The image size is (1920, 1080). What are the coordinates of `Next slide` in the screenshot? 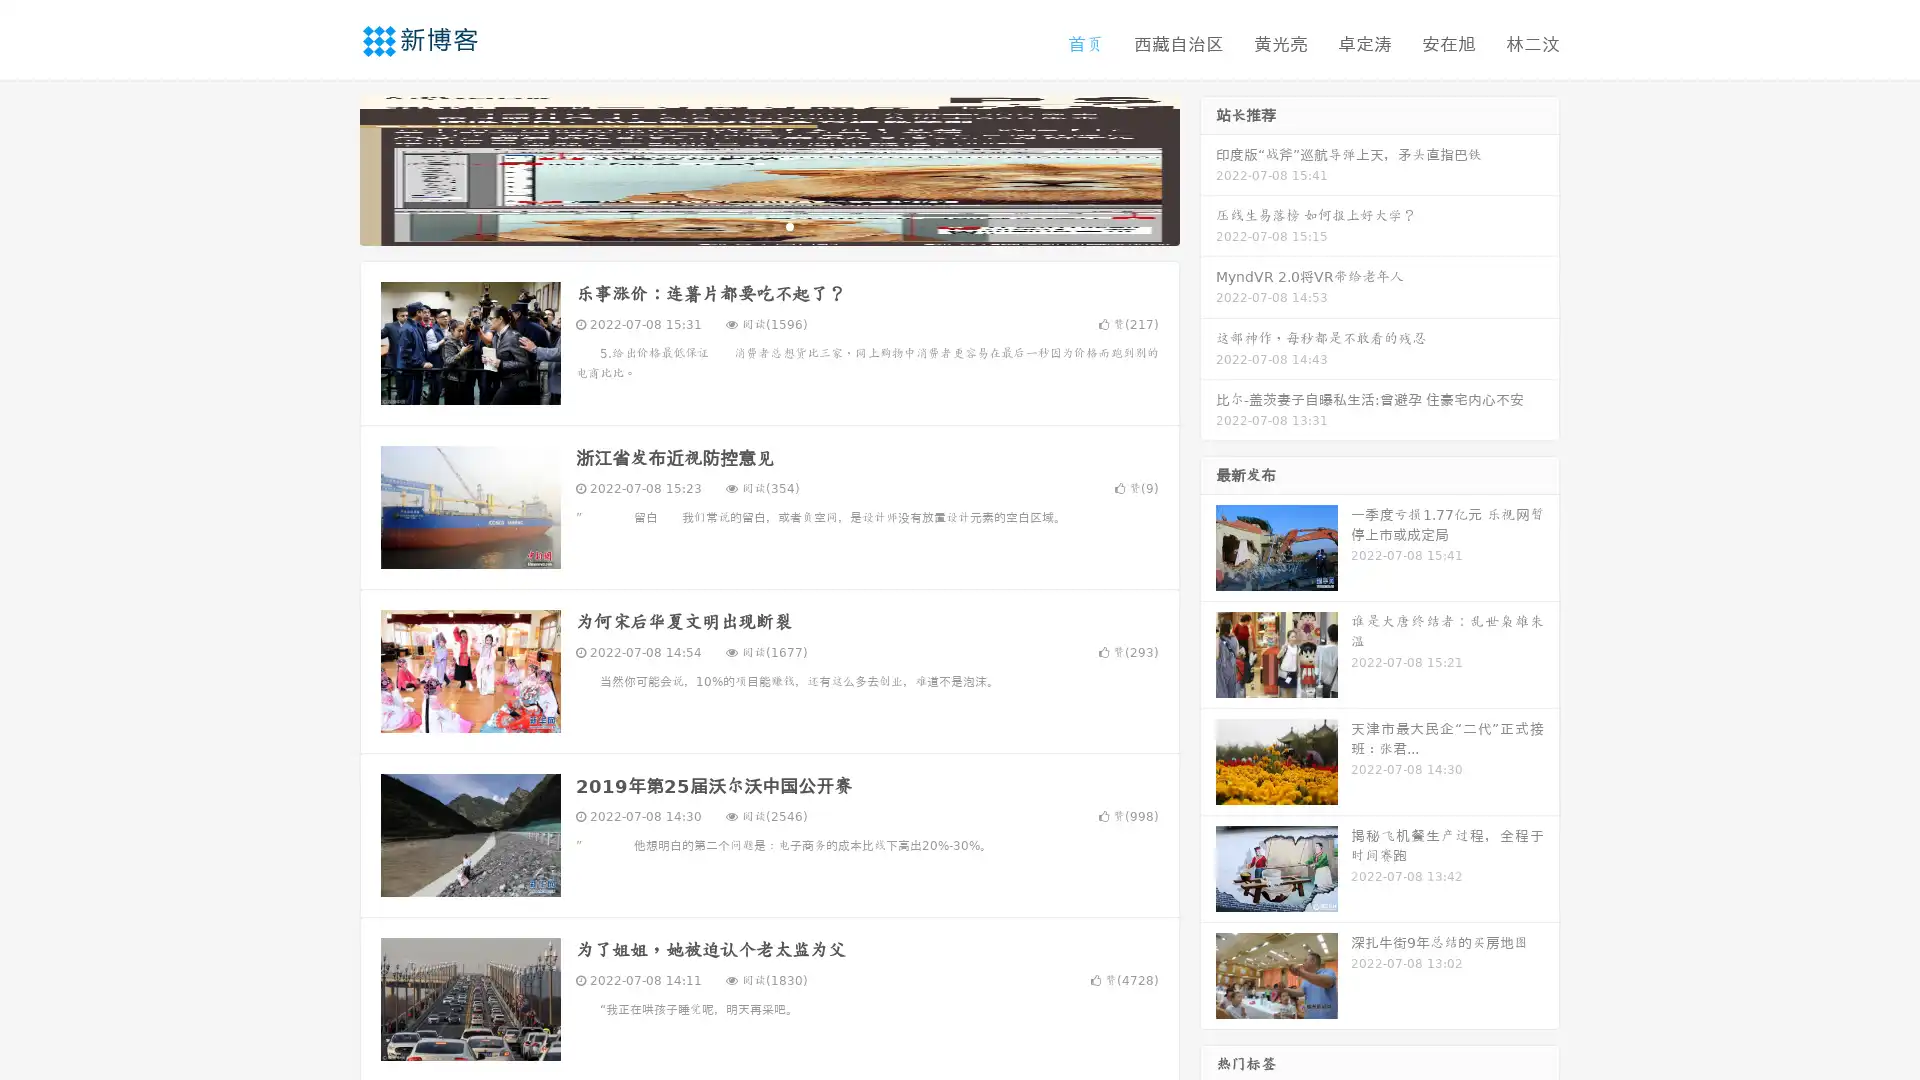 It's located at (1208, 168).